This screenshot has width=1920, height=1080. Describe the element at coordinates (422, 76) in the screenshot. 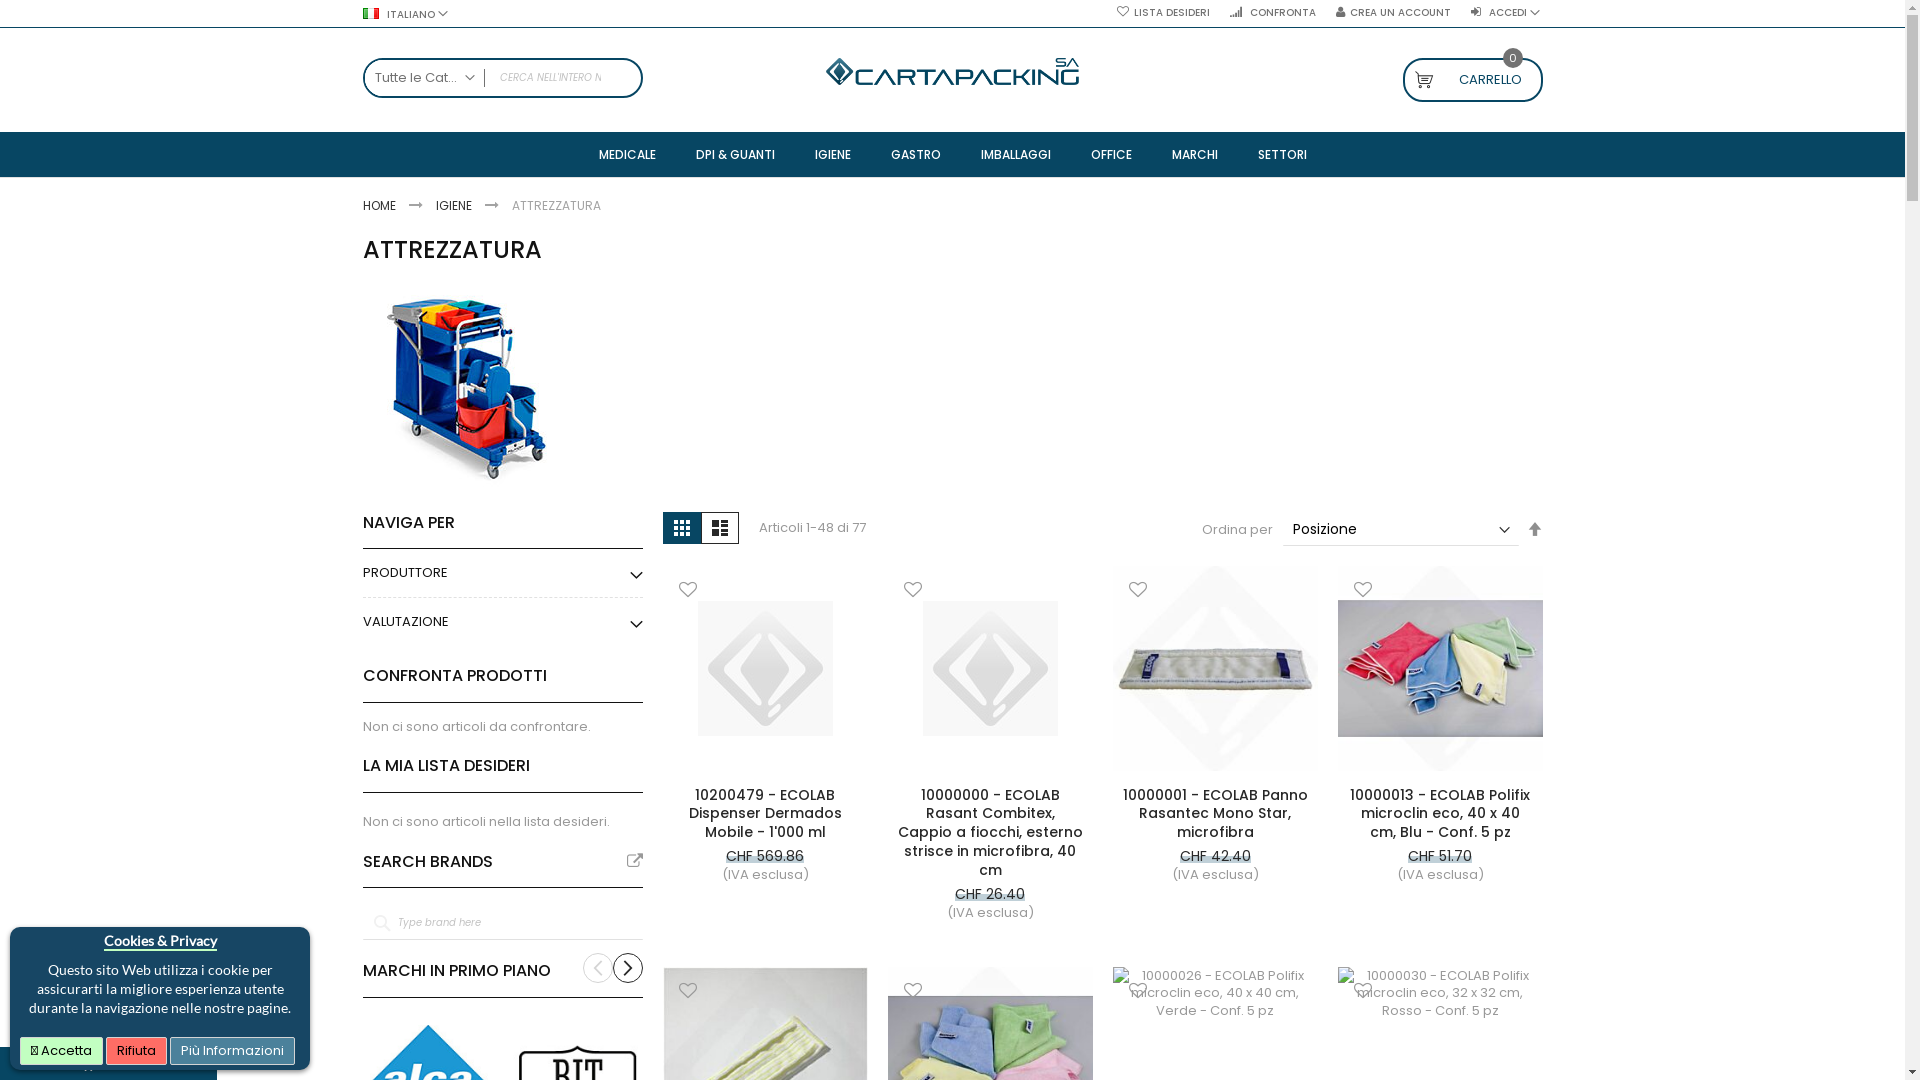

I see `'Tutte le Categorie'` at that location.